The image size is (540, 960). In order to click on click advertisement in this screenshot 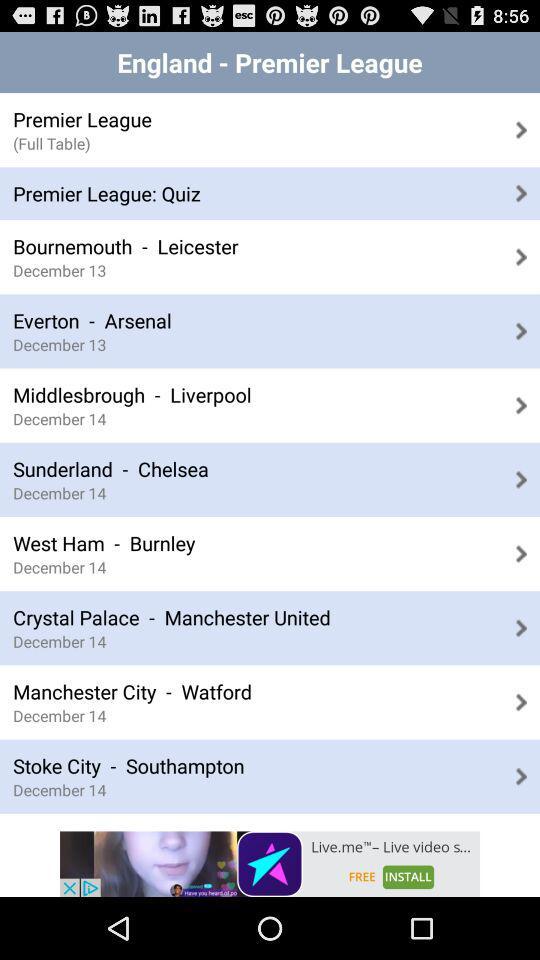, I will do `click(270, 863)`.